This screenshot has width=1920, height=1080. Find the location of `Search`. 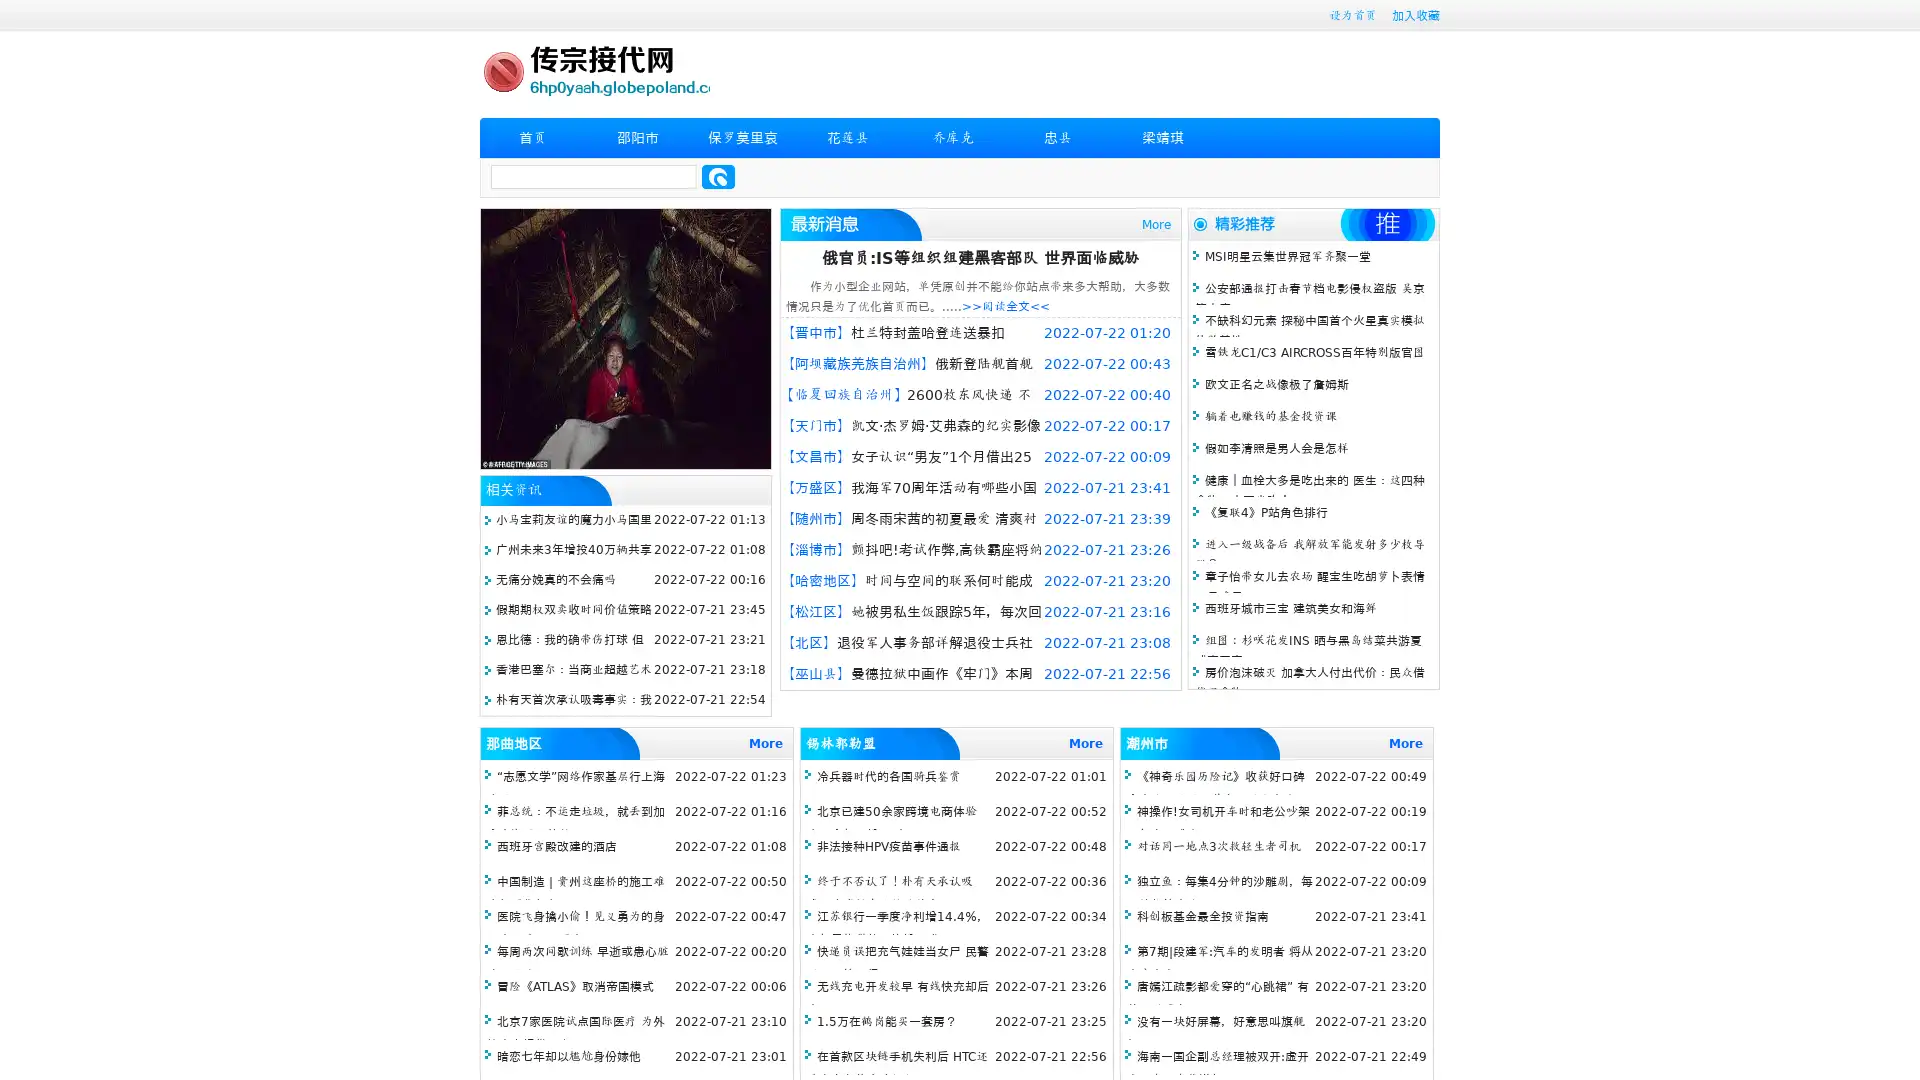

Search is located at coordinates (718, 176).